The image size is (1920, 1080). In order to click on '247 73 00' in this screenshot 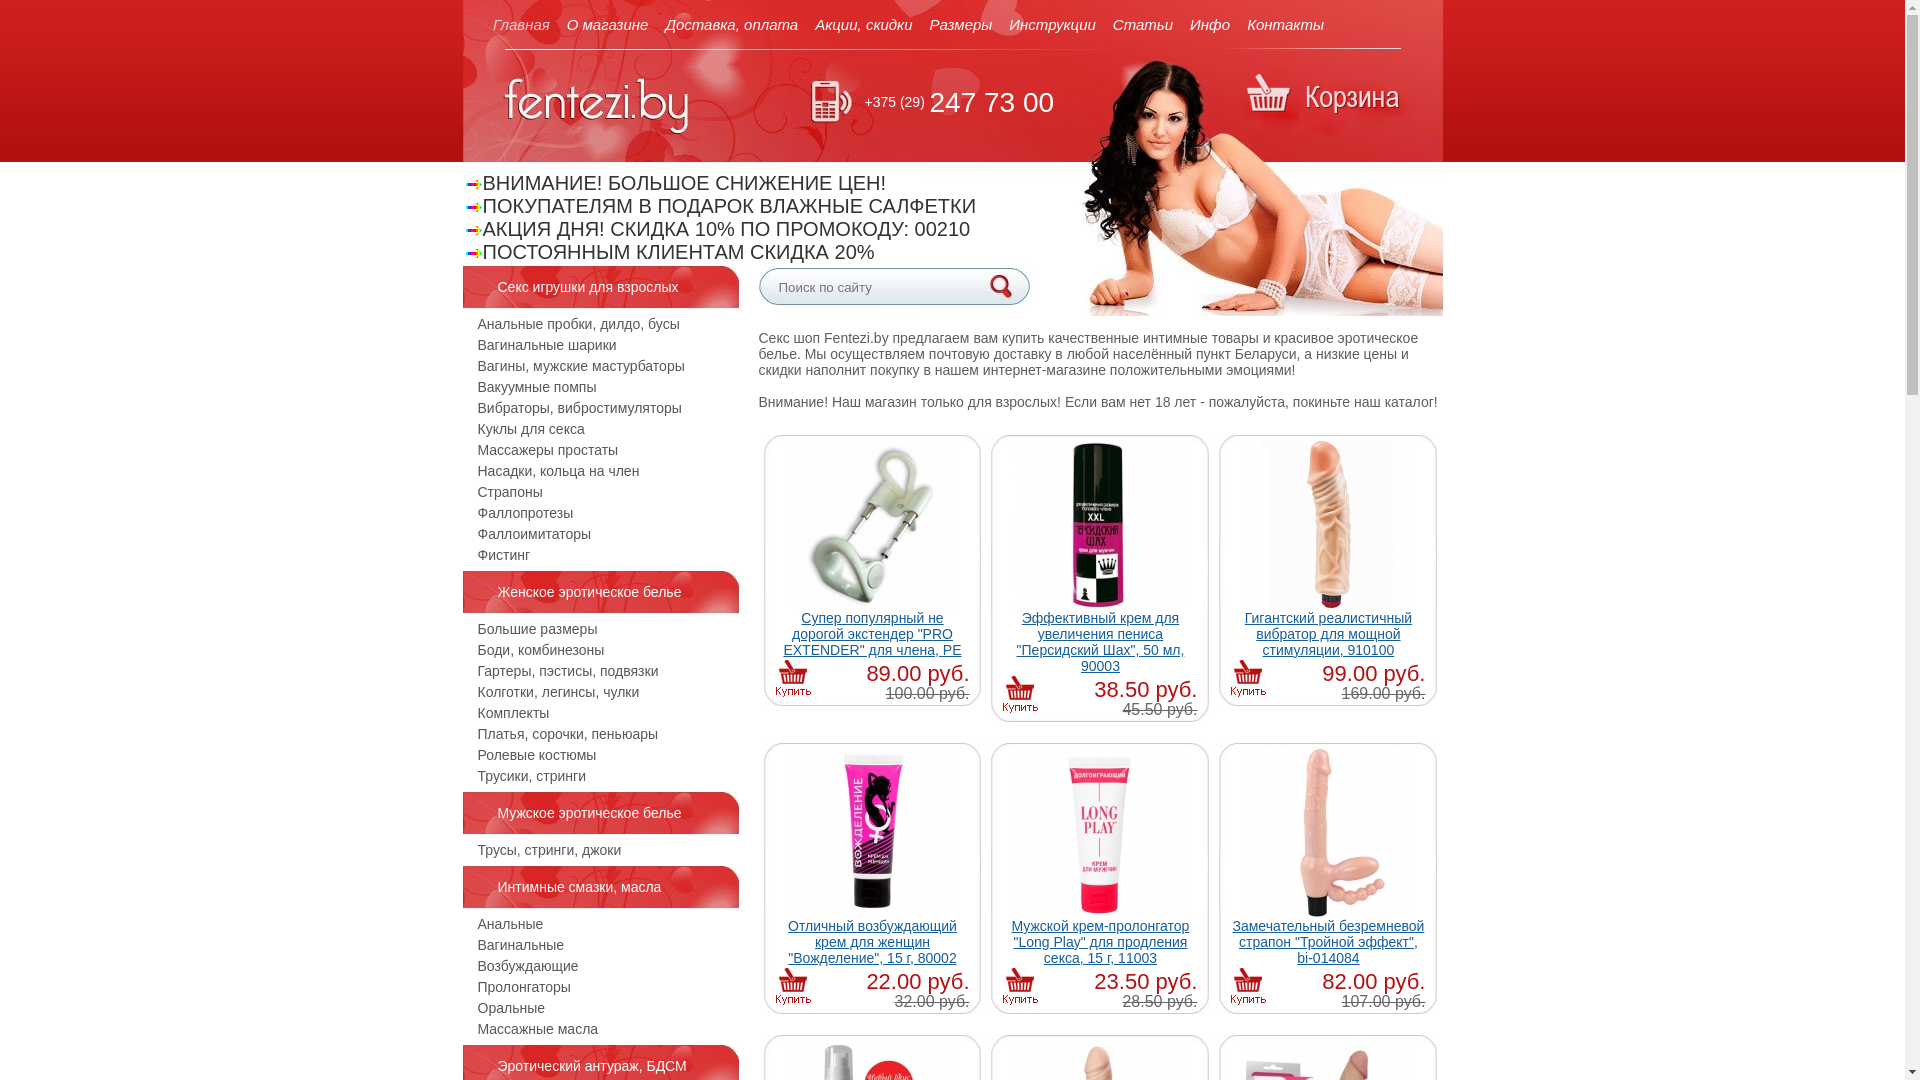, I will do `click(929, 102)`.